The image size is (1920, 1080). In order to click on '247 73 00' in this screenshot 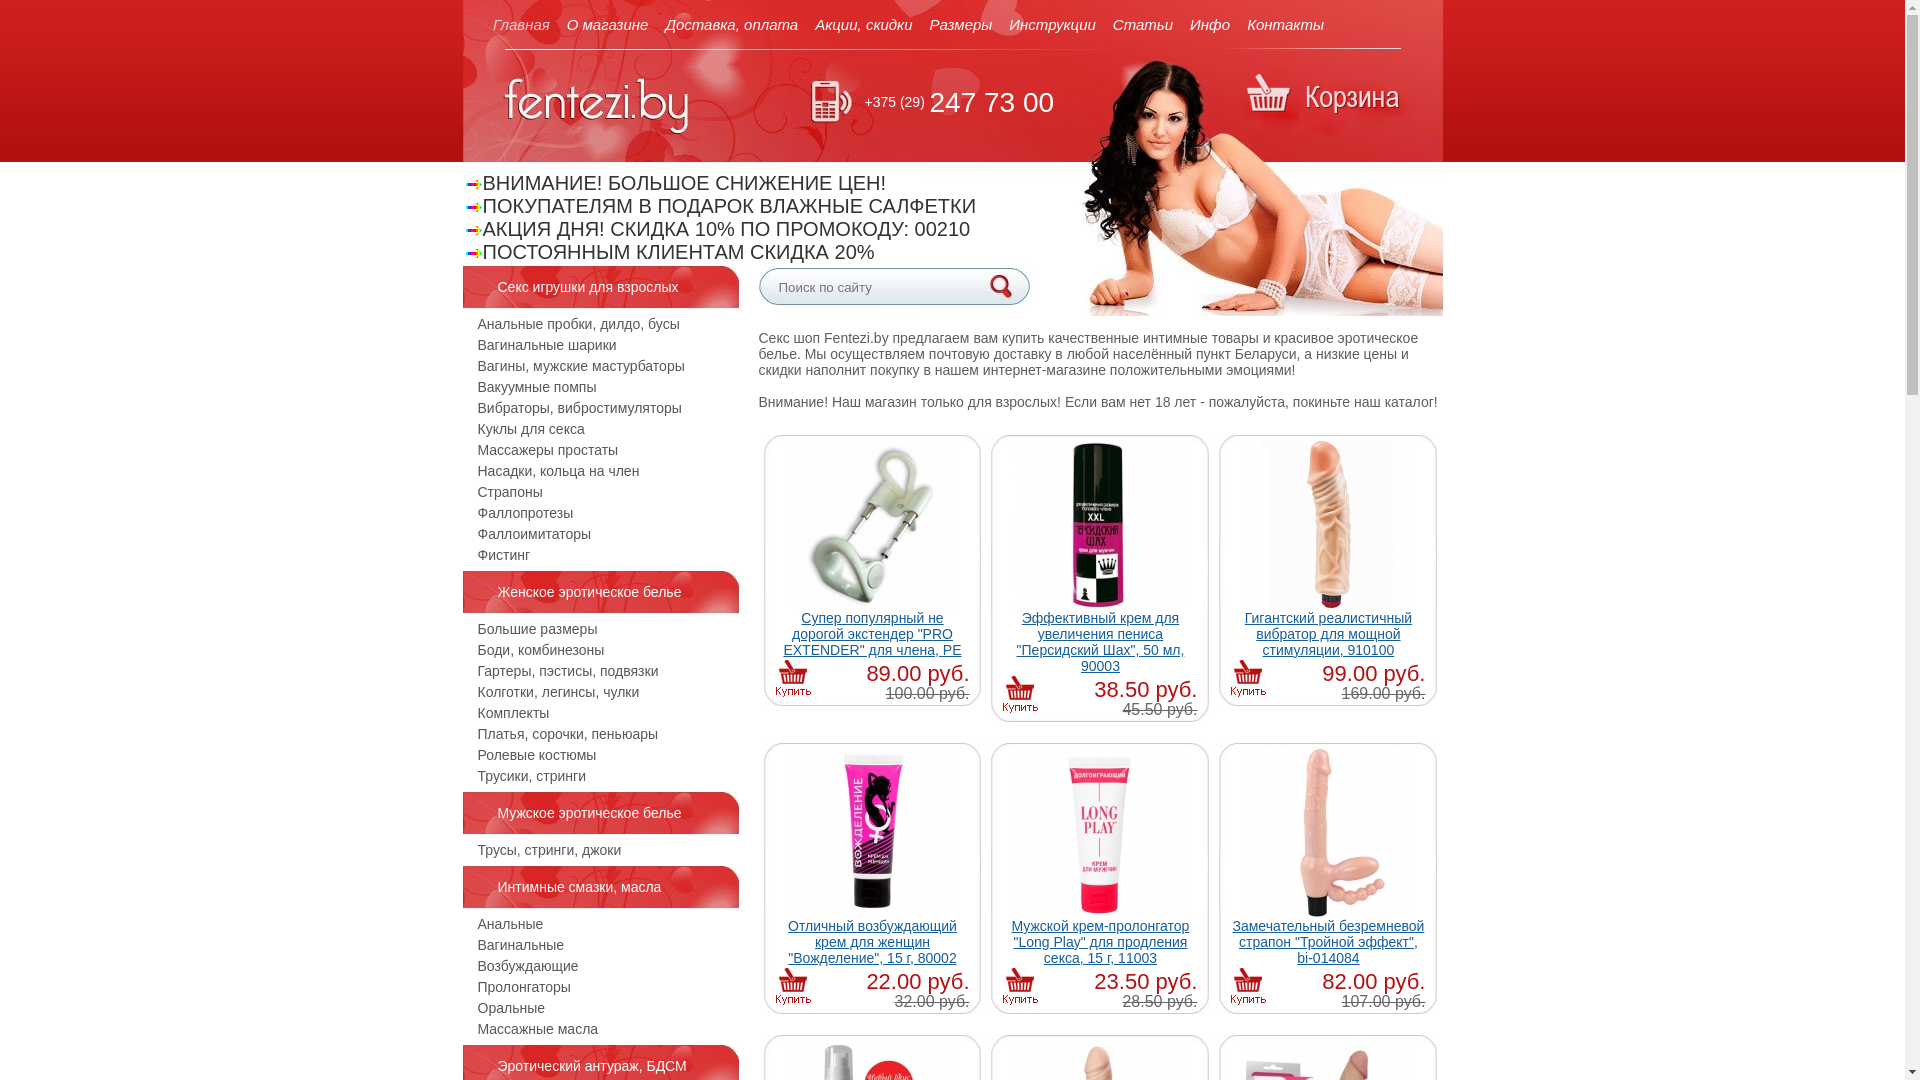, I will do `click(929, 102)`.